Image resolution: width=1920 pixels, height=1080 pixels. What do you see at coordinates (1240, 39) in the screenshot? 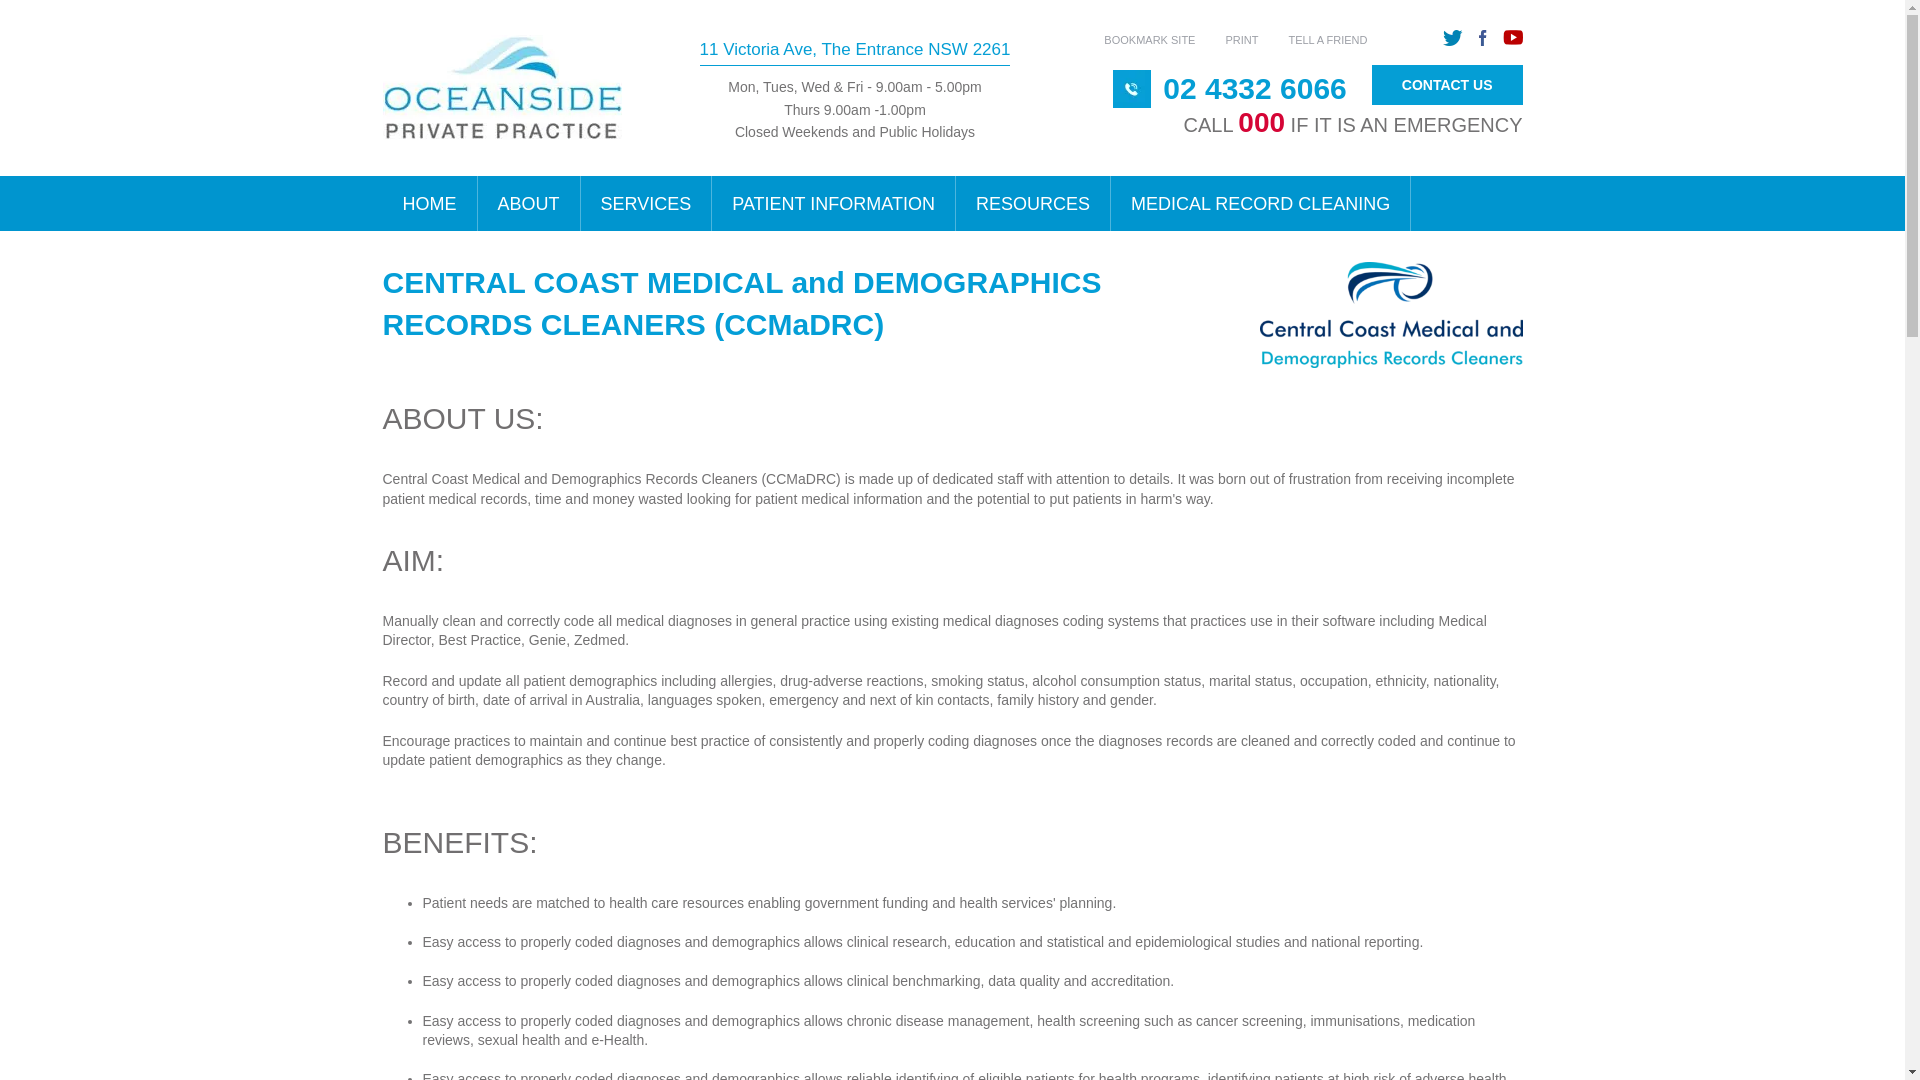
I see `'PRINT'` at bounding box center [1240, 39].